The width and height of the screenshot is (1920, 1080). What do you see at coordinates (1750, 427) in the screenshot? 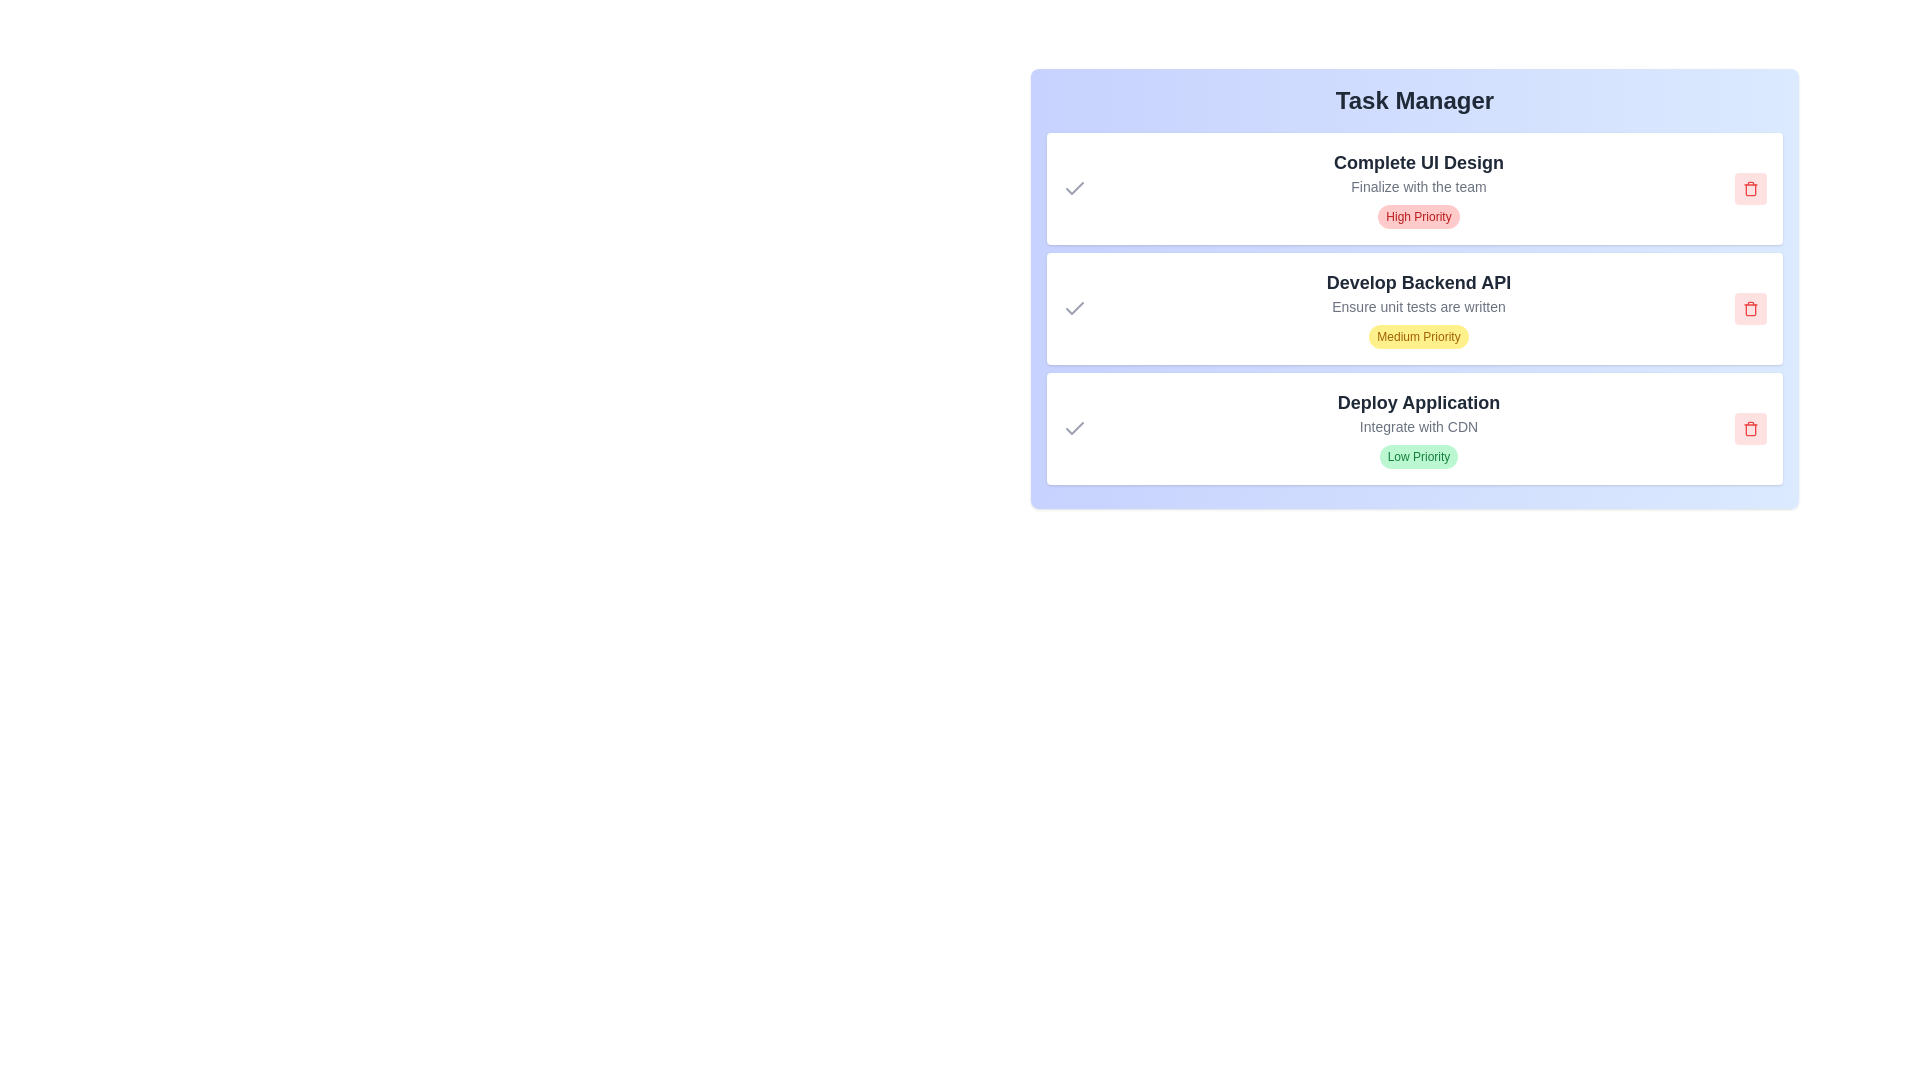
I see `the delete button of the task with title Deploy Application` at bounding box center [1750, 427].